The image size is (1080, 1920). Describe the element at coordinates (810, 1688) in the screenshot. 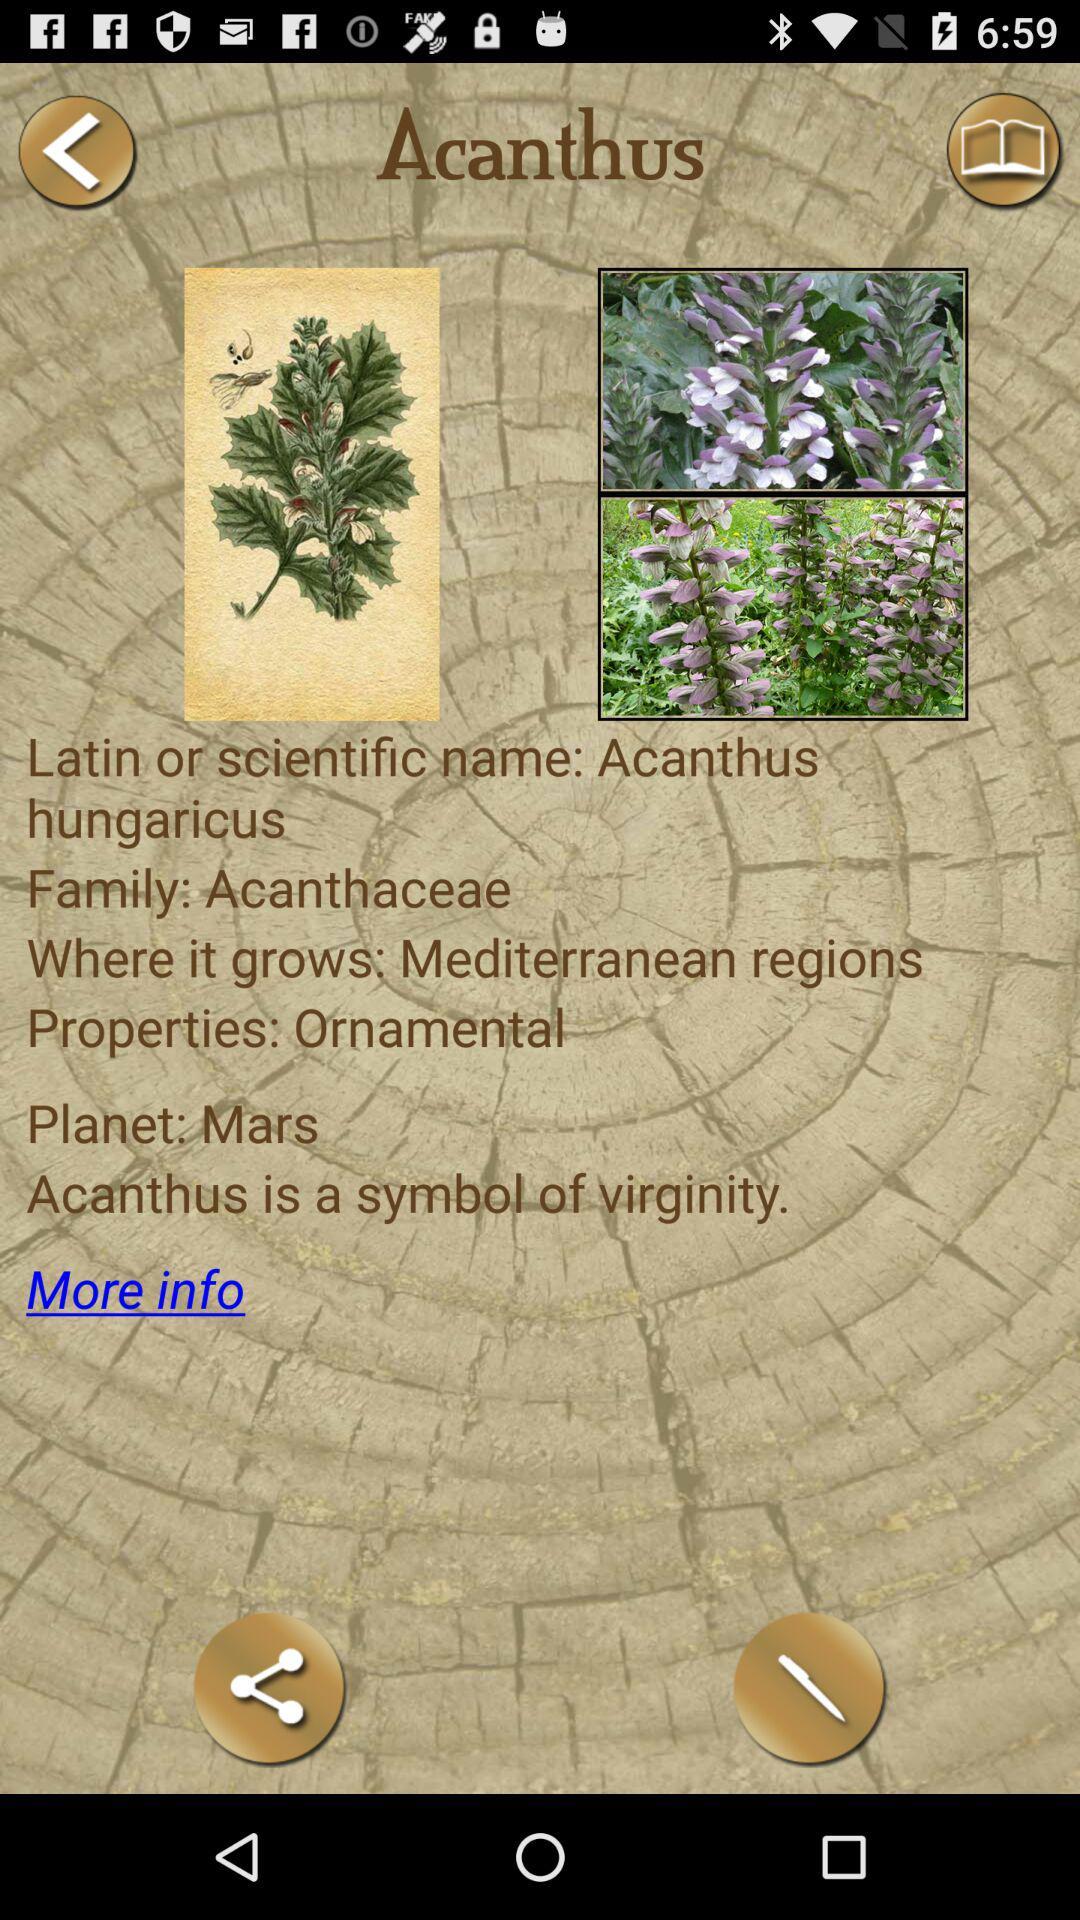

I see `edit` at that location.